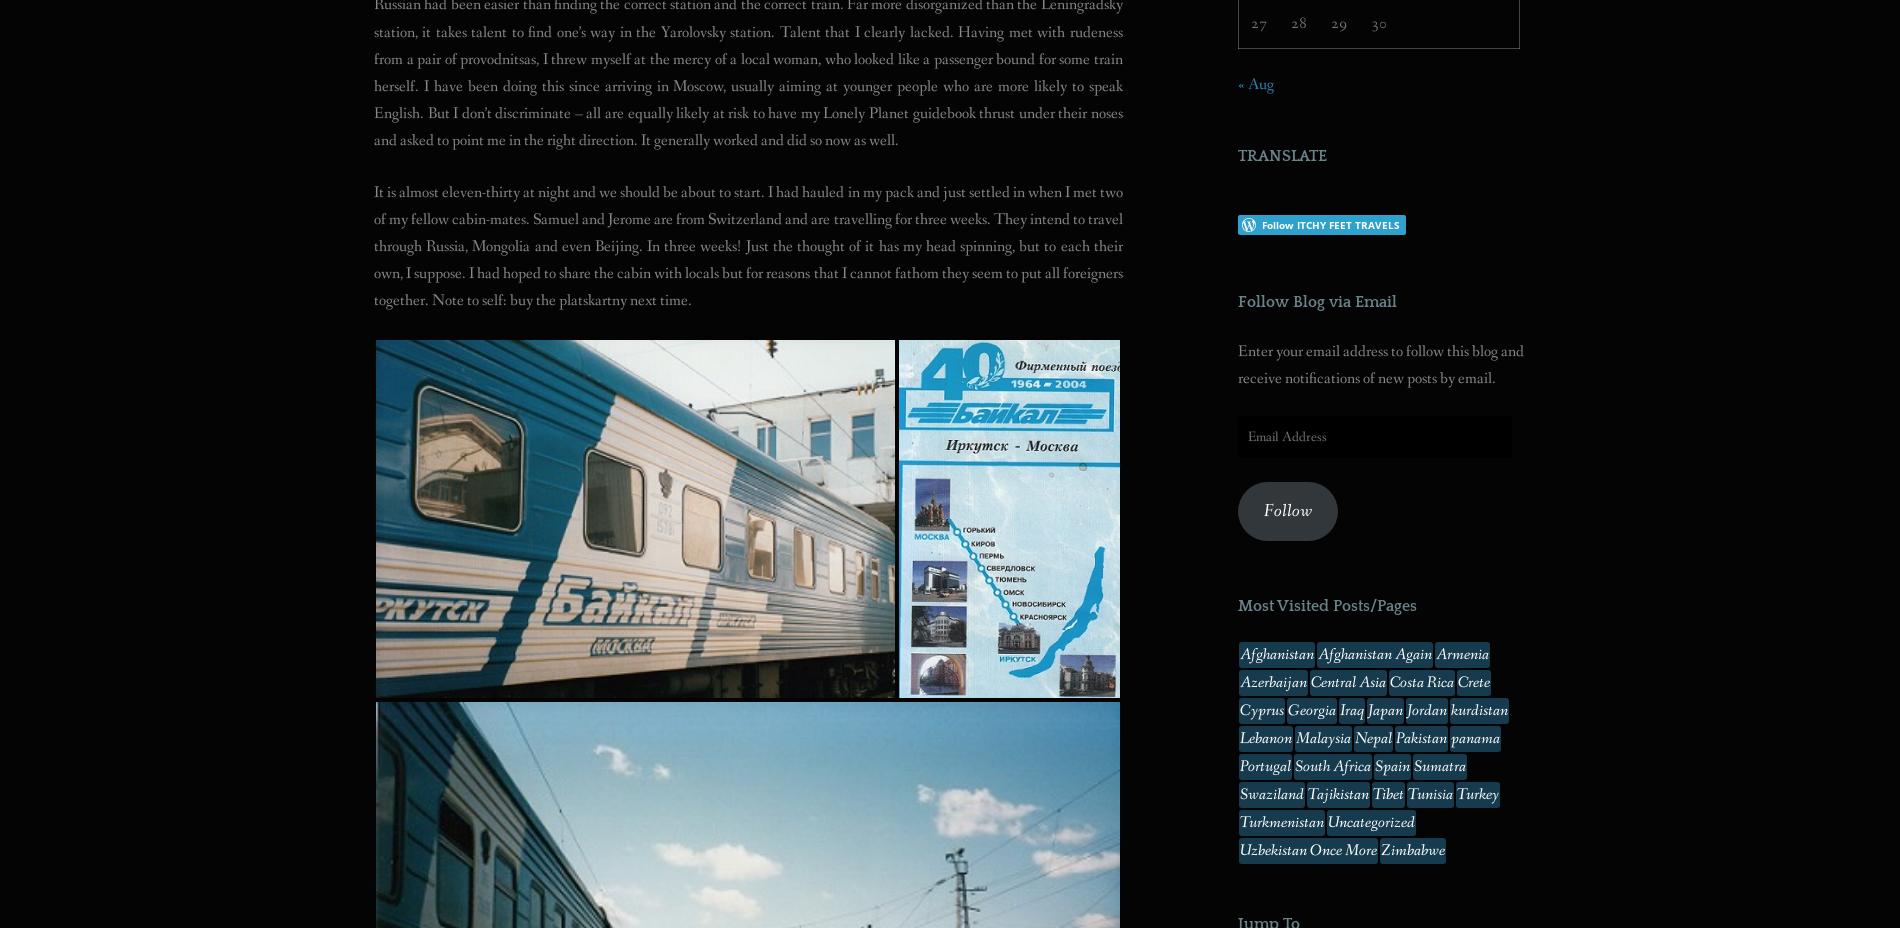 This screenshot has width=1900, height=928. Describe the element at coordinates (1374, 654) in the screenshot. I see `'Afghanistan Again'` at that location.